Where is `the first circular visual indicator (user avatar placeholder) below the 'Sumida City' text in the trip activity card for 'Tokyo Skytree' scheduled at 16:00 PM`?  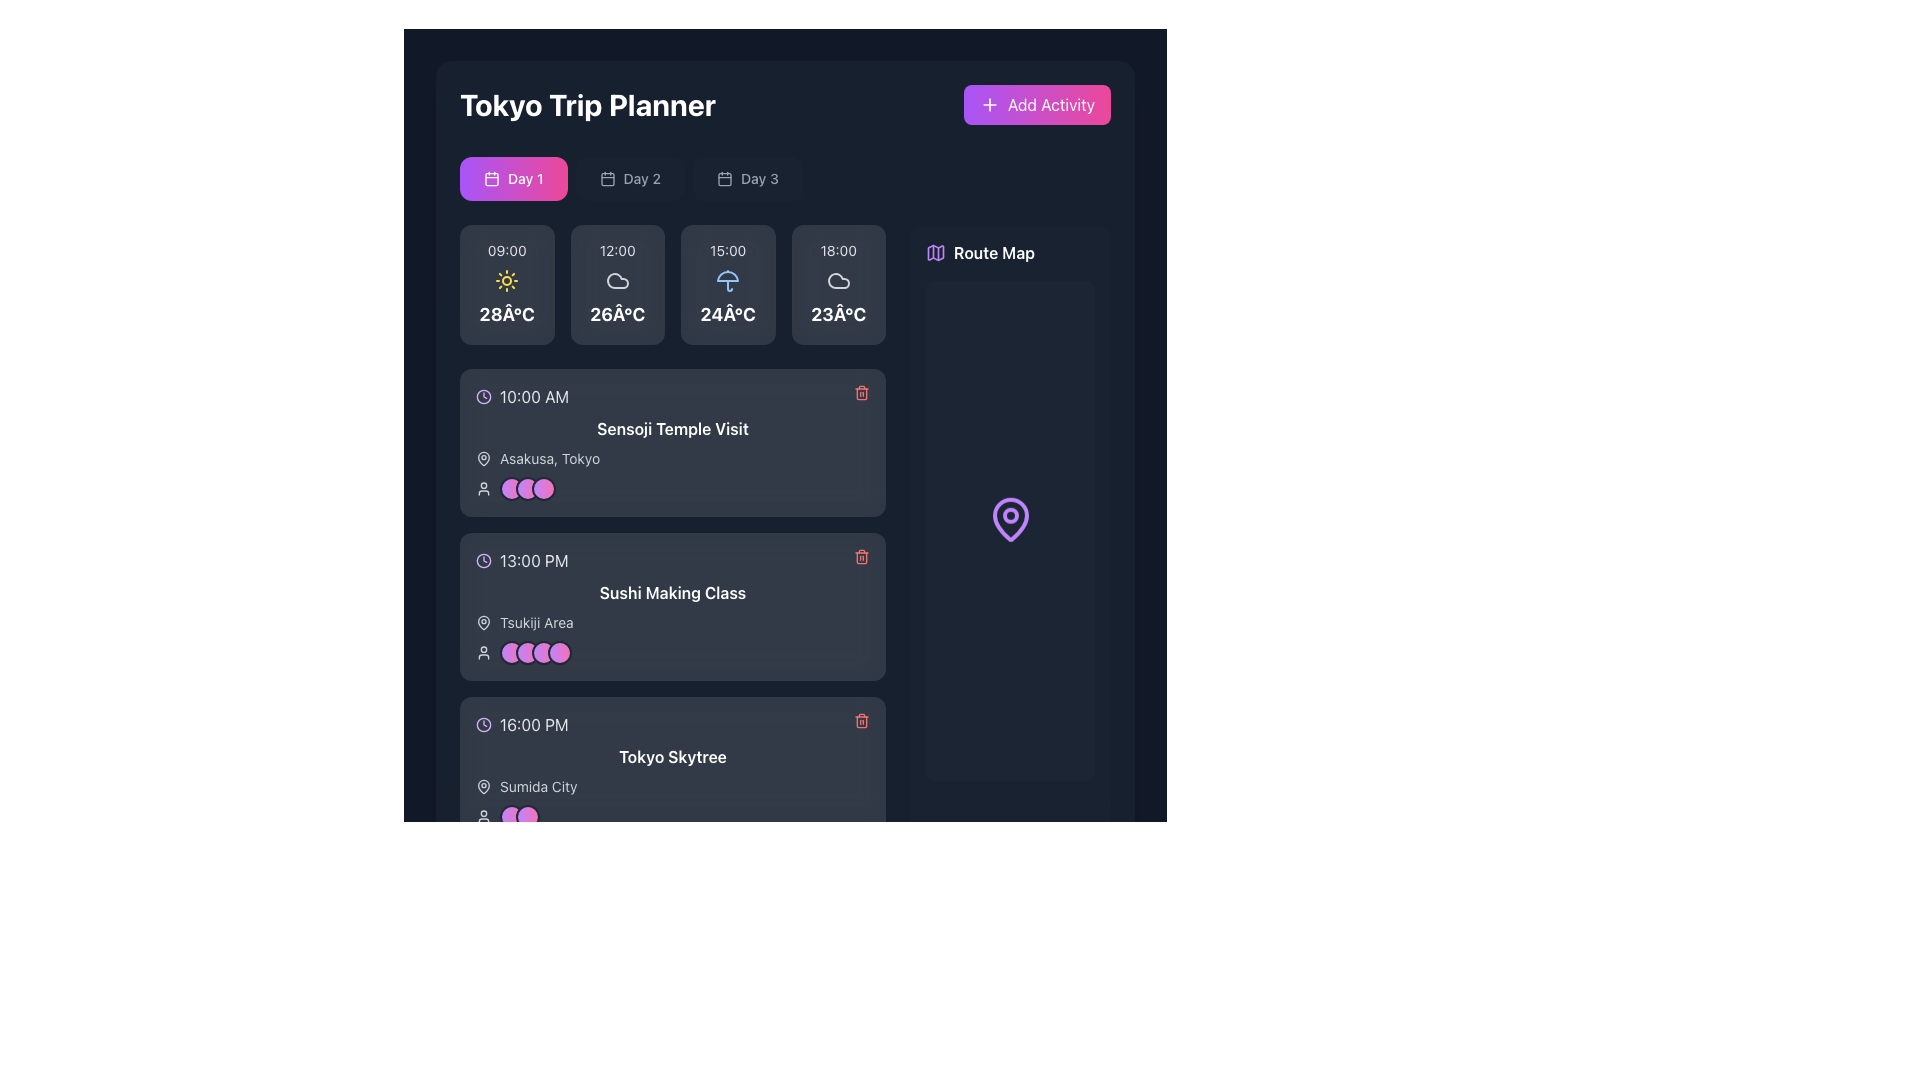
the first circular visual indicator (user avatar placeholder) below the 'Sumida City' text in the trip activity card for 'Tokyo Skytree' scheduled at 16:00 PM is located at coordinates (512, 817).